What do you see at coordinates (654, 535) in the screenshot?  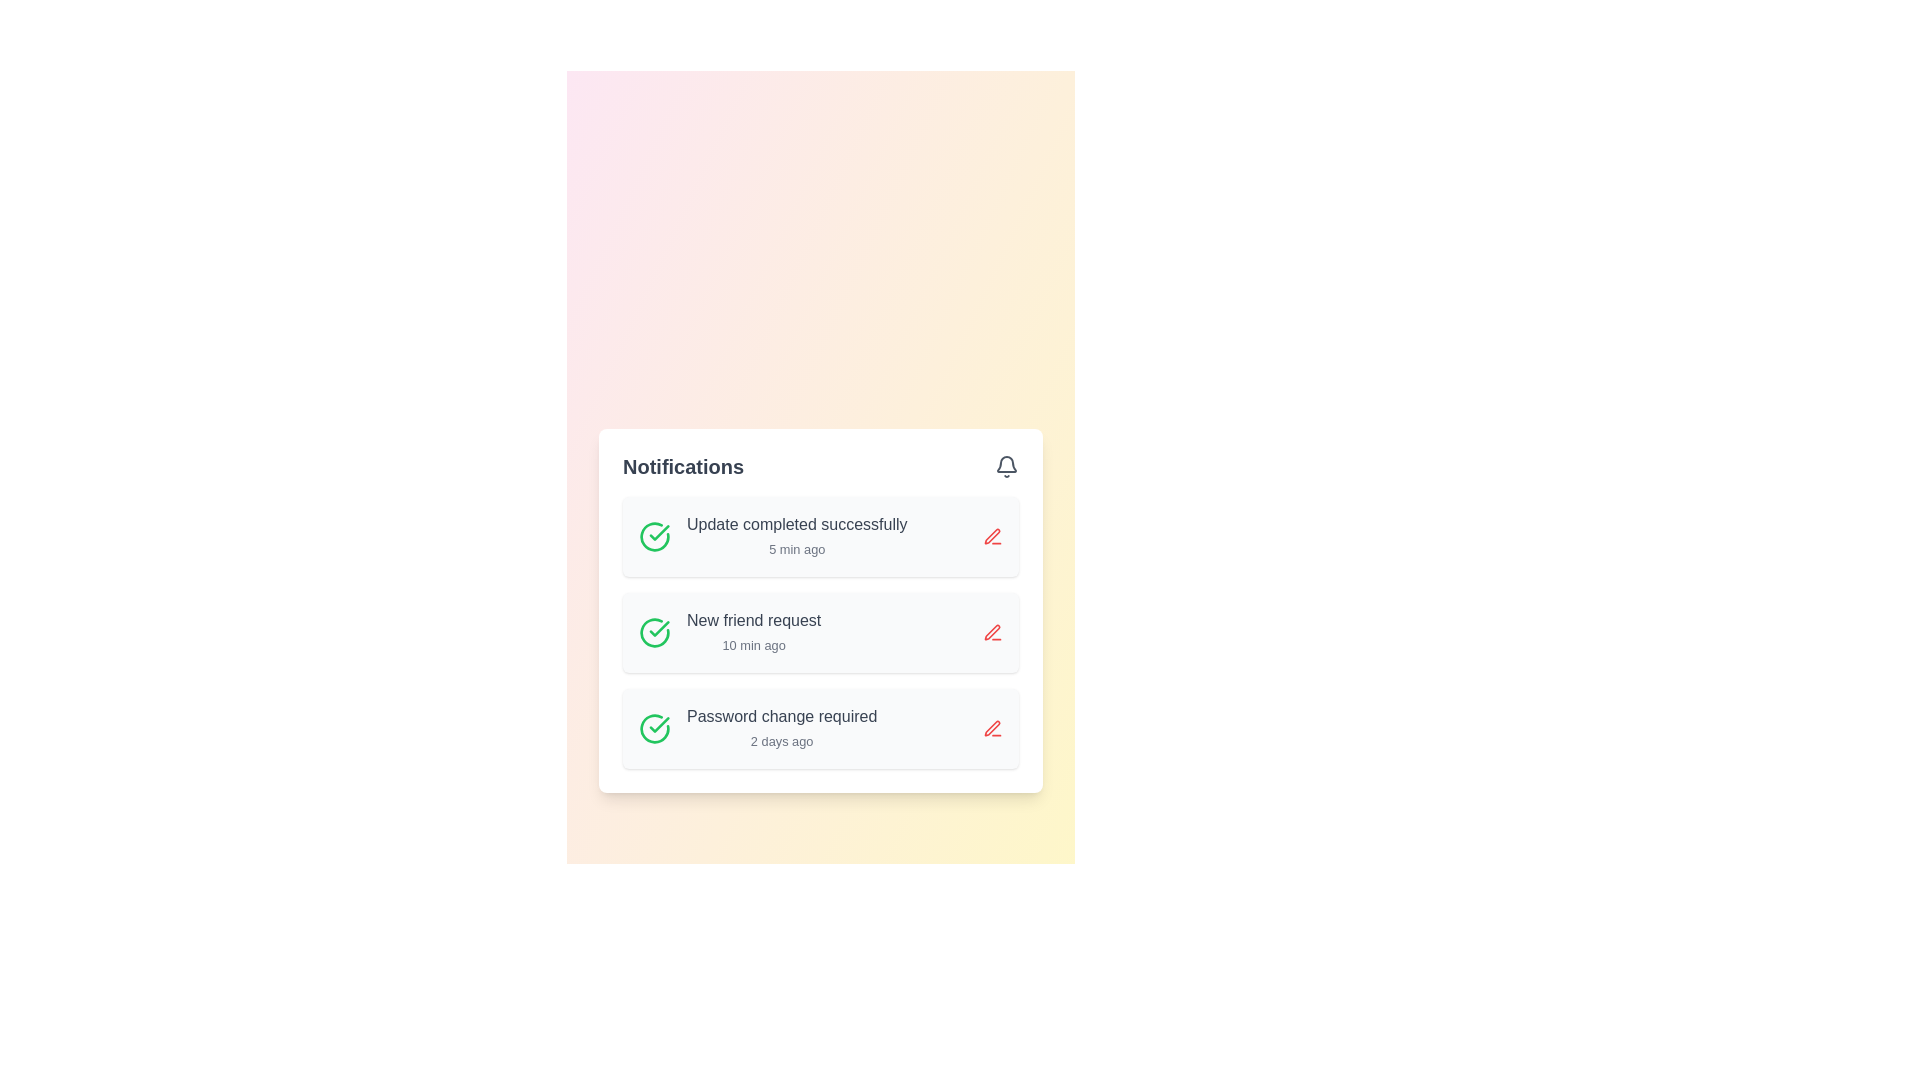 I see `the icon representing the confirmation of the update completed notification titled 'Update completed successfully' located at the top-left corner of the notification item` at bounding box center [654, 535].